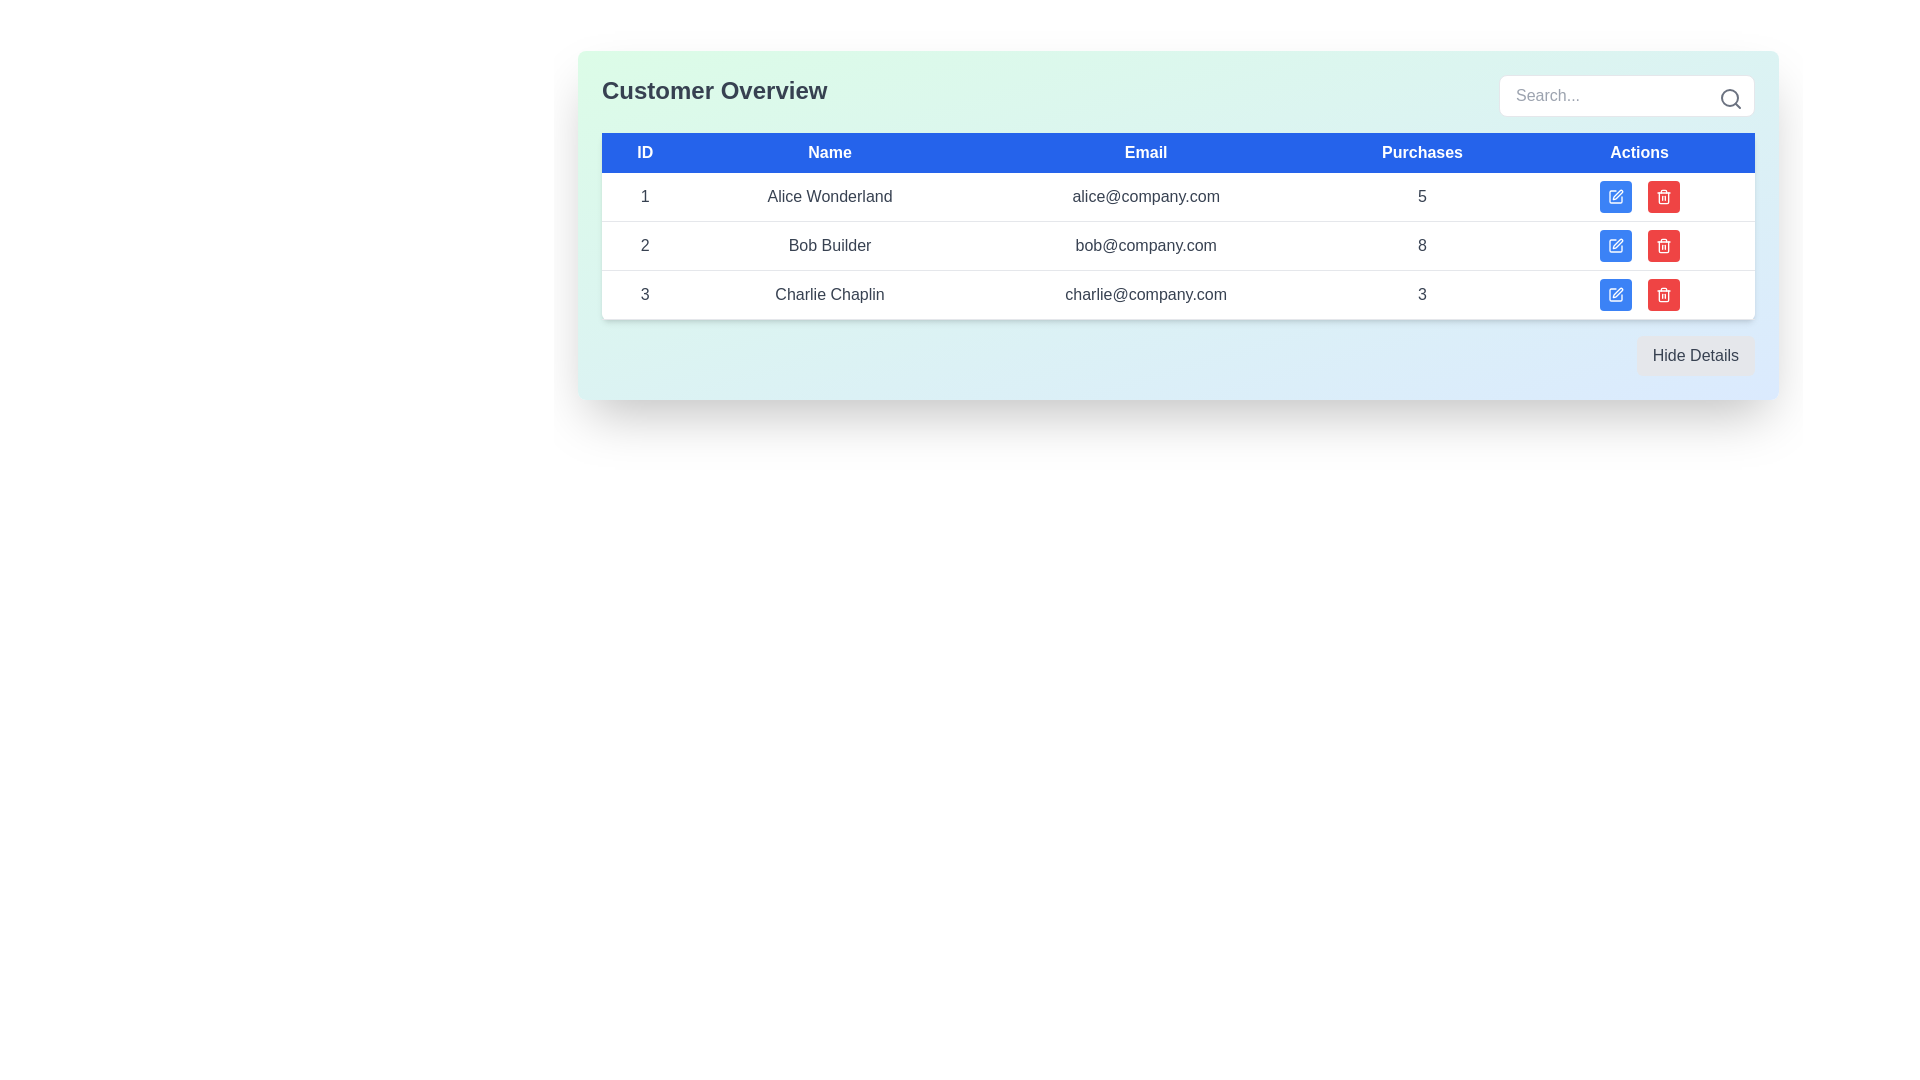  What do you see at coordinates (1615, 294) in the screenshot?
I see `the square button with a blue background and pen icon located in the last row of the table under the 'Actions' column to experience the hover effect` at bounding box center [1615, 294].